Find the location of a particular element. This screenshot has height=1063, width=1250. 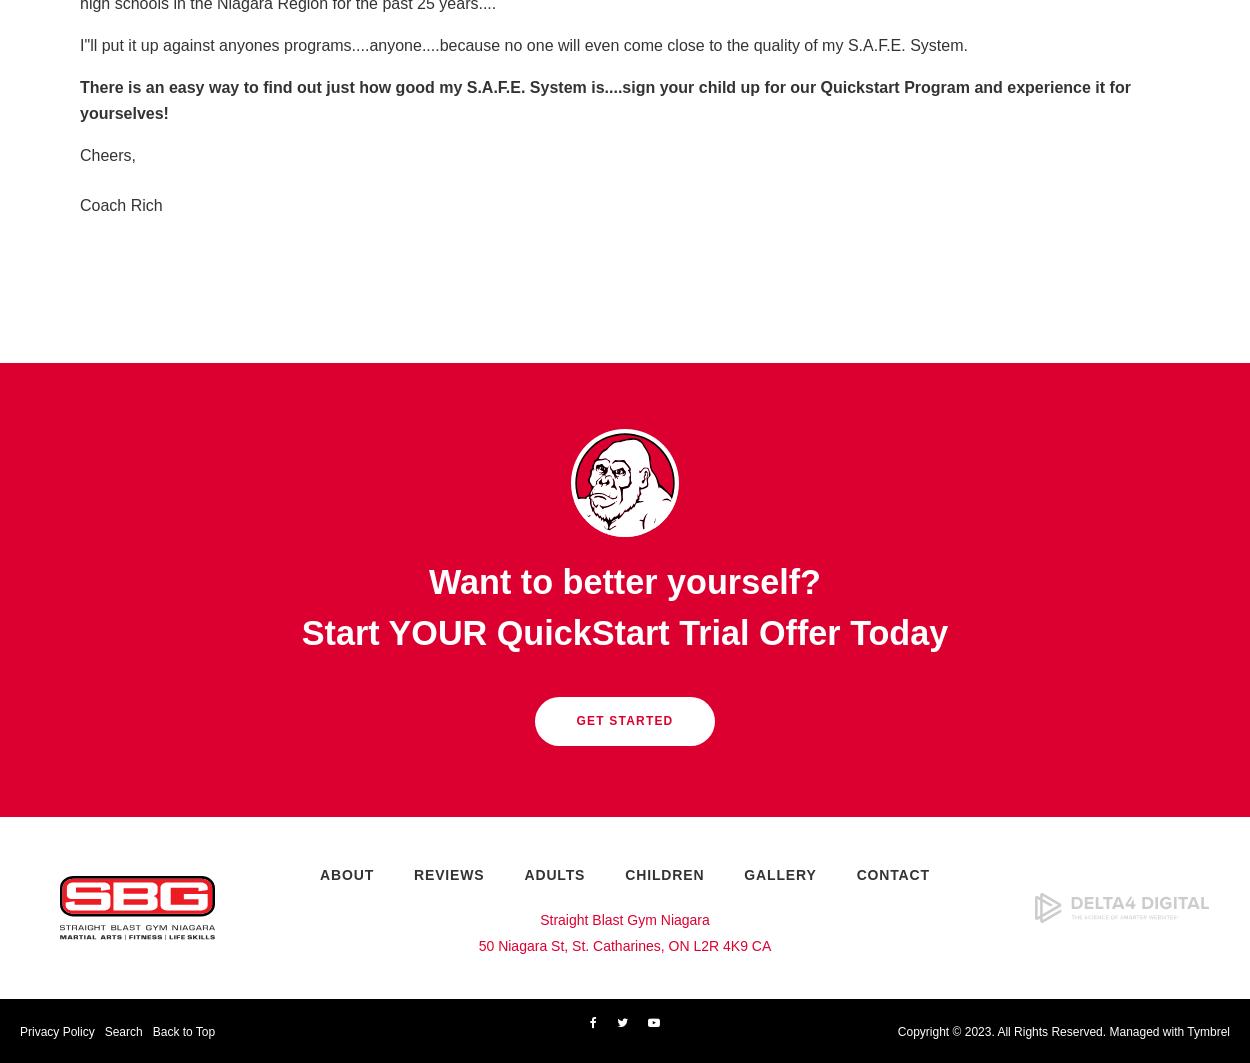

'50 Niagara St,' is located at coordinates (523, 944).